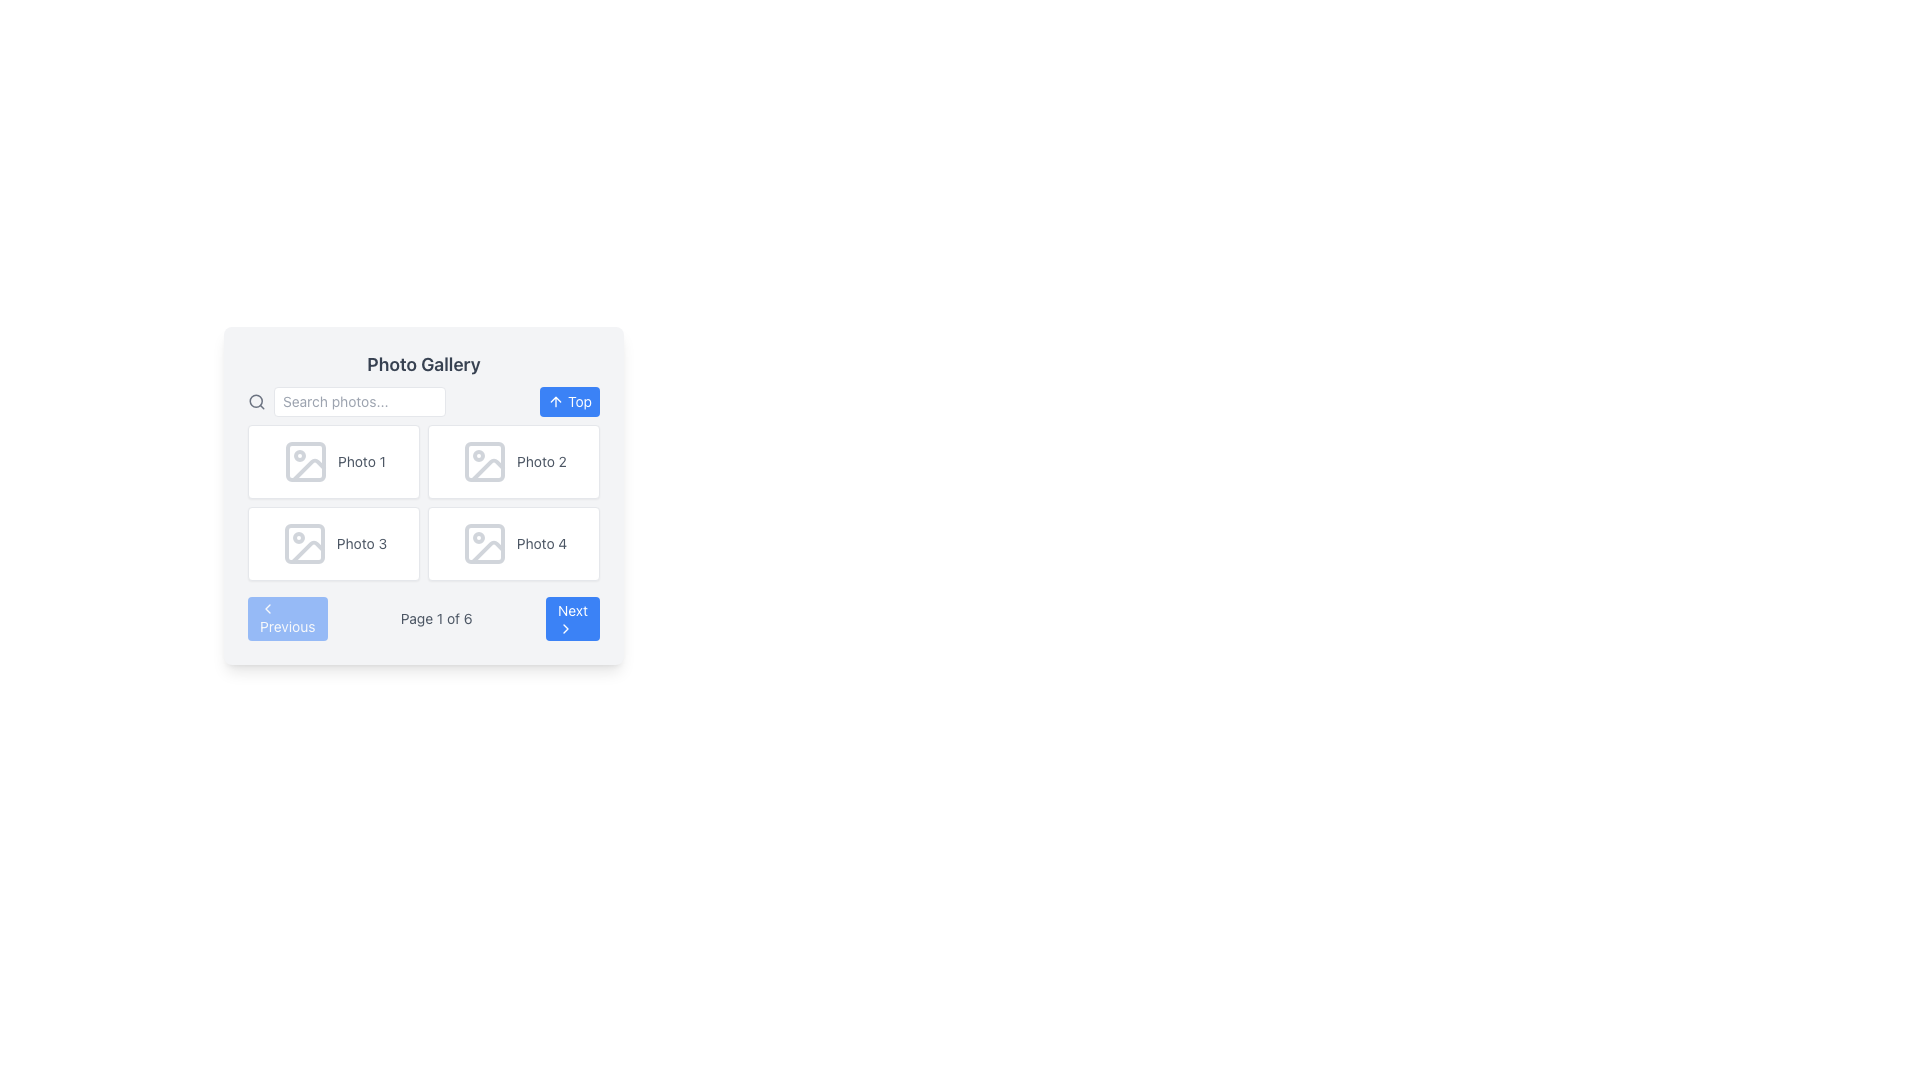 The image size is (1920, 1080). I want to click on the blue rectangular button with rounded corners labeled 'Top' in the upper-right corner of the 'Photo Gallery' panel, so click(569, 401).